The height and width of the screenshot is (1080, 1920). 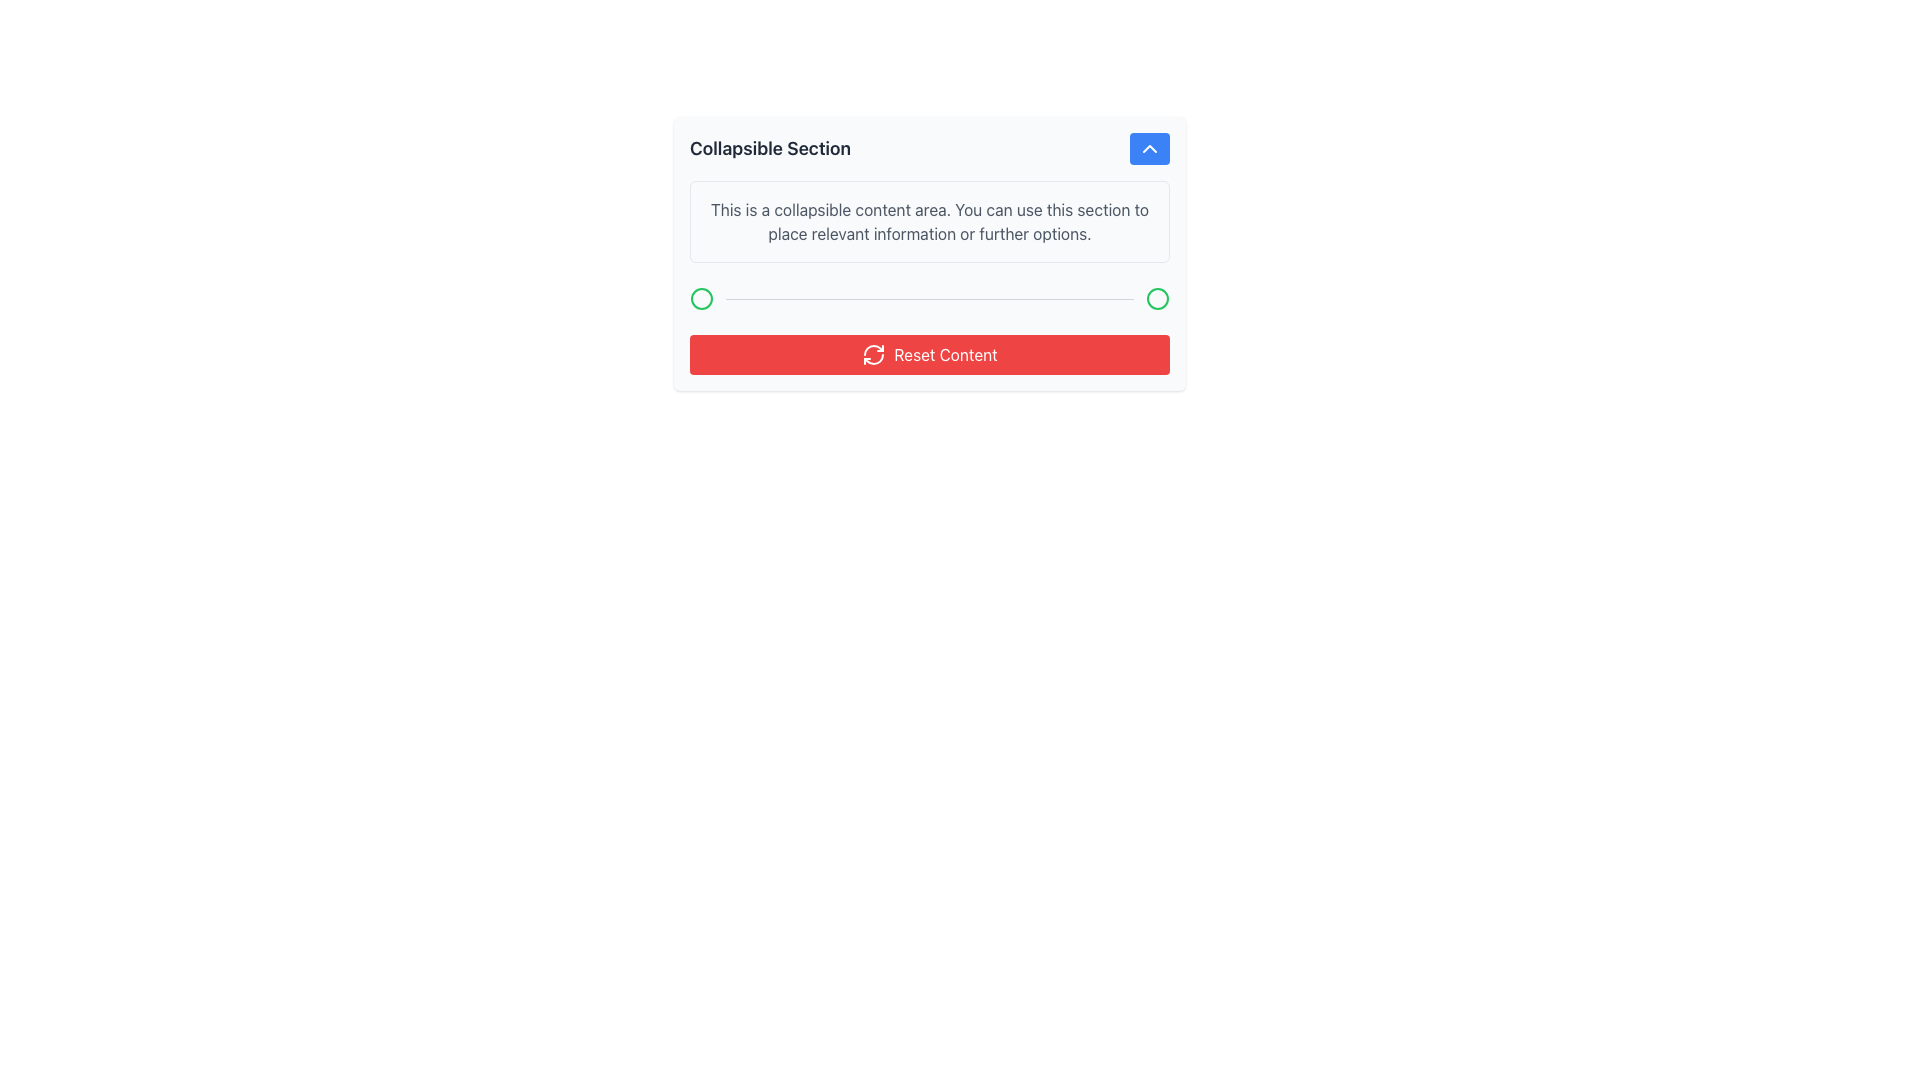 What do you see at coordinates (929, 299) in the screenshot?
I see `the visual separator or progress bar located in the lower portion of the collapsible section, directly above the red 'Reset Content' button` at bounding box center [929, 299].